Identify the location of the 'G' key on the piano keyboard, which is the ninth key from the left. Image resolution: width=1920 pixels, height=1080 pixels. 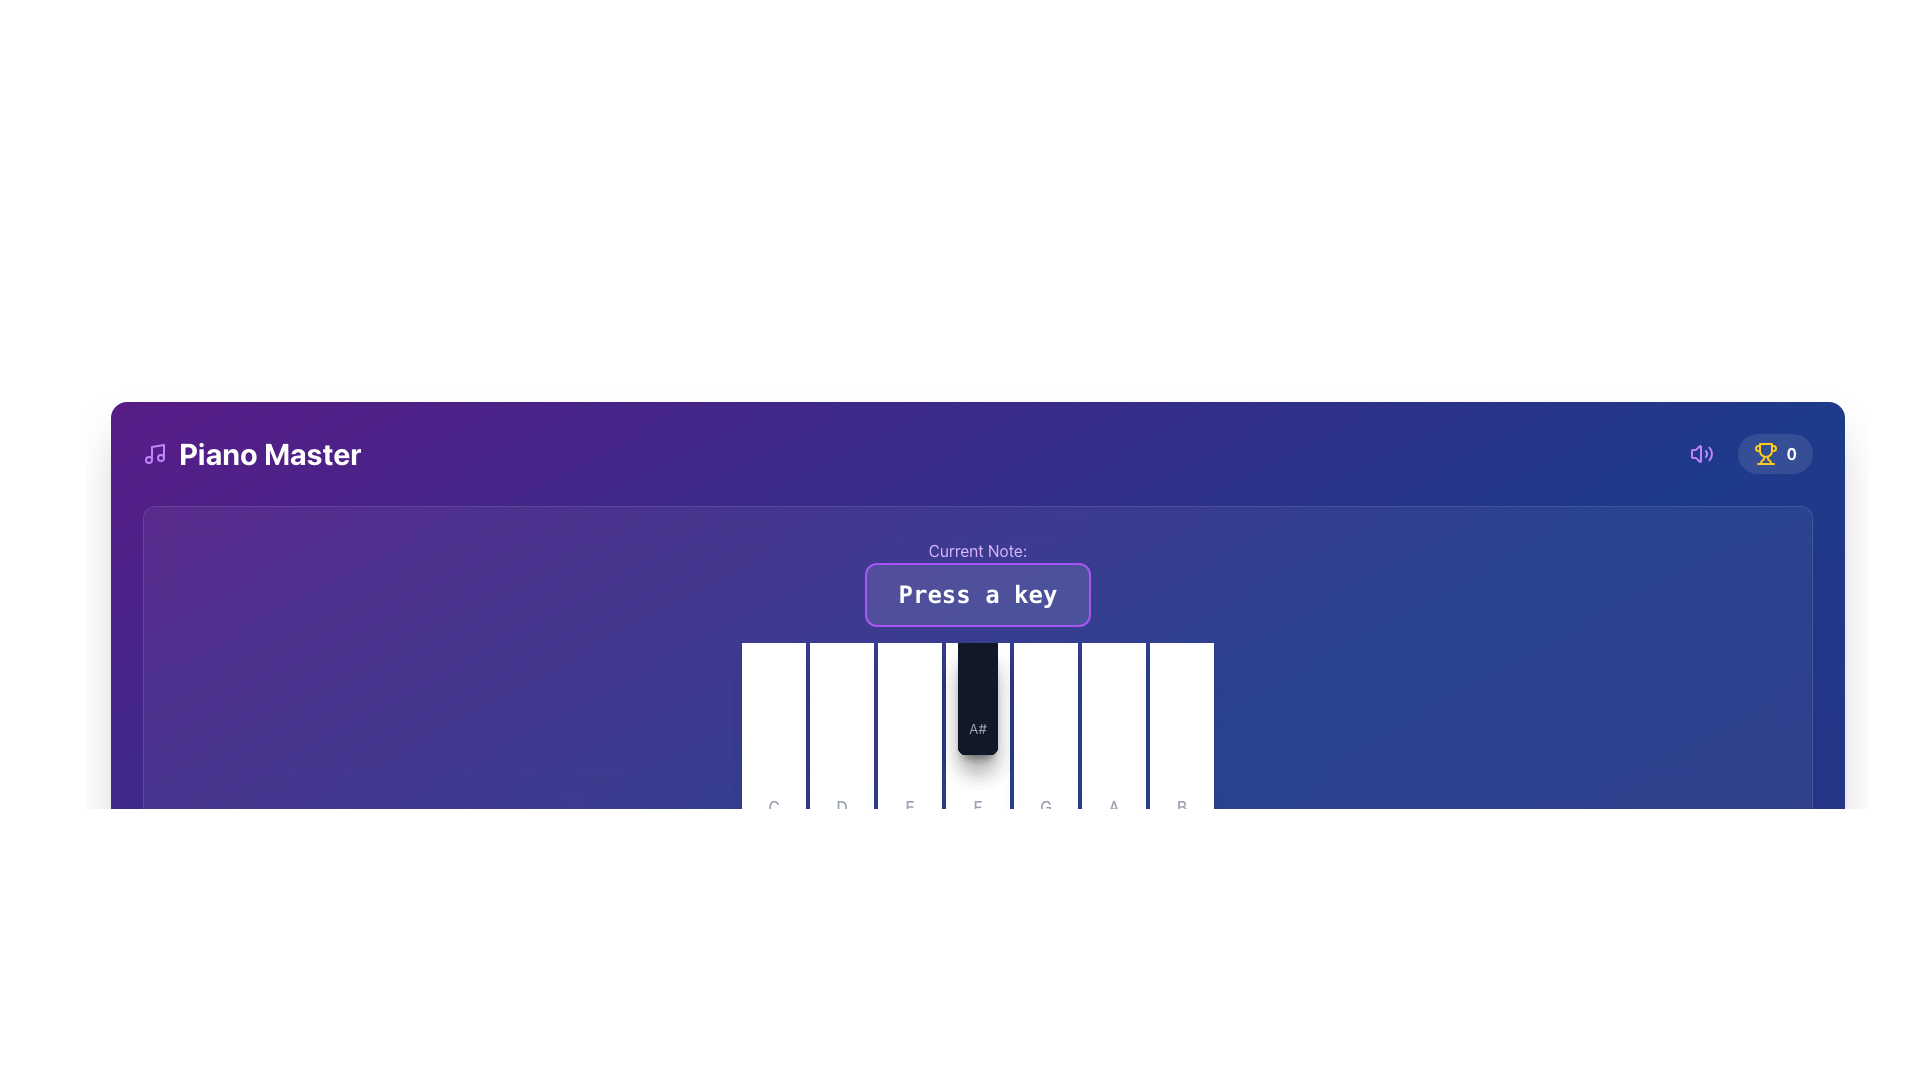
(1045, 739).